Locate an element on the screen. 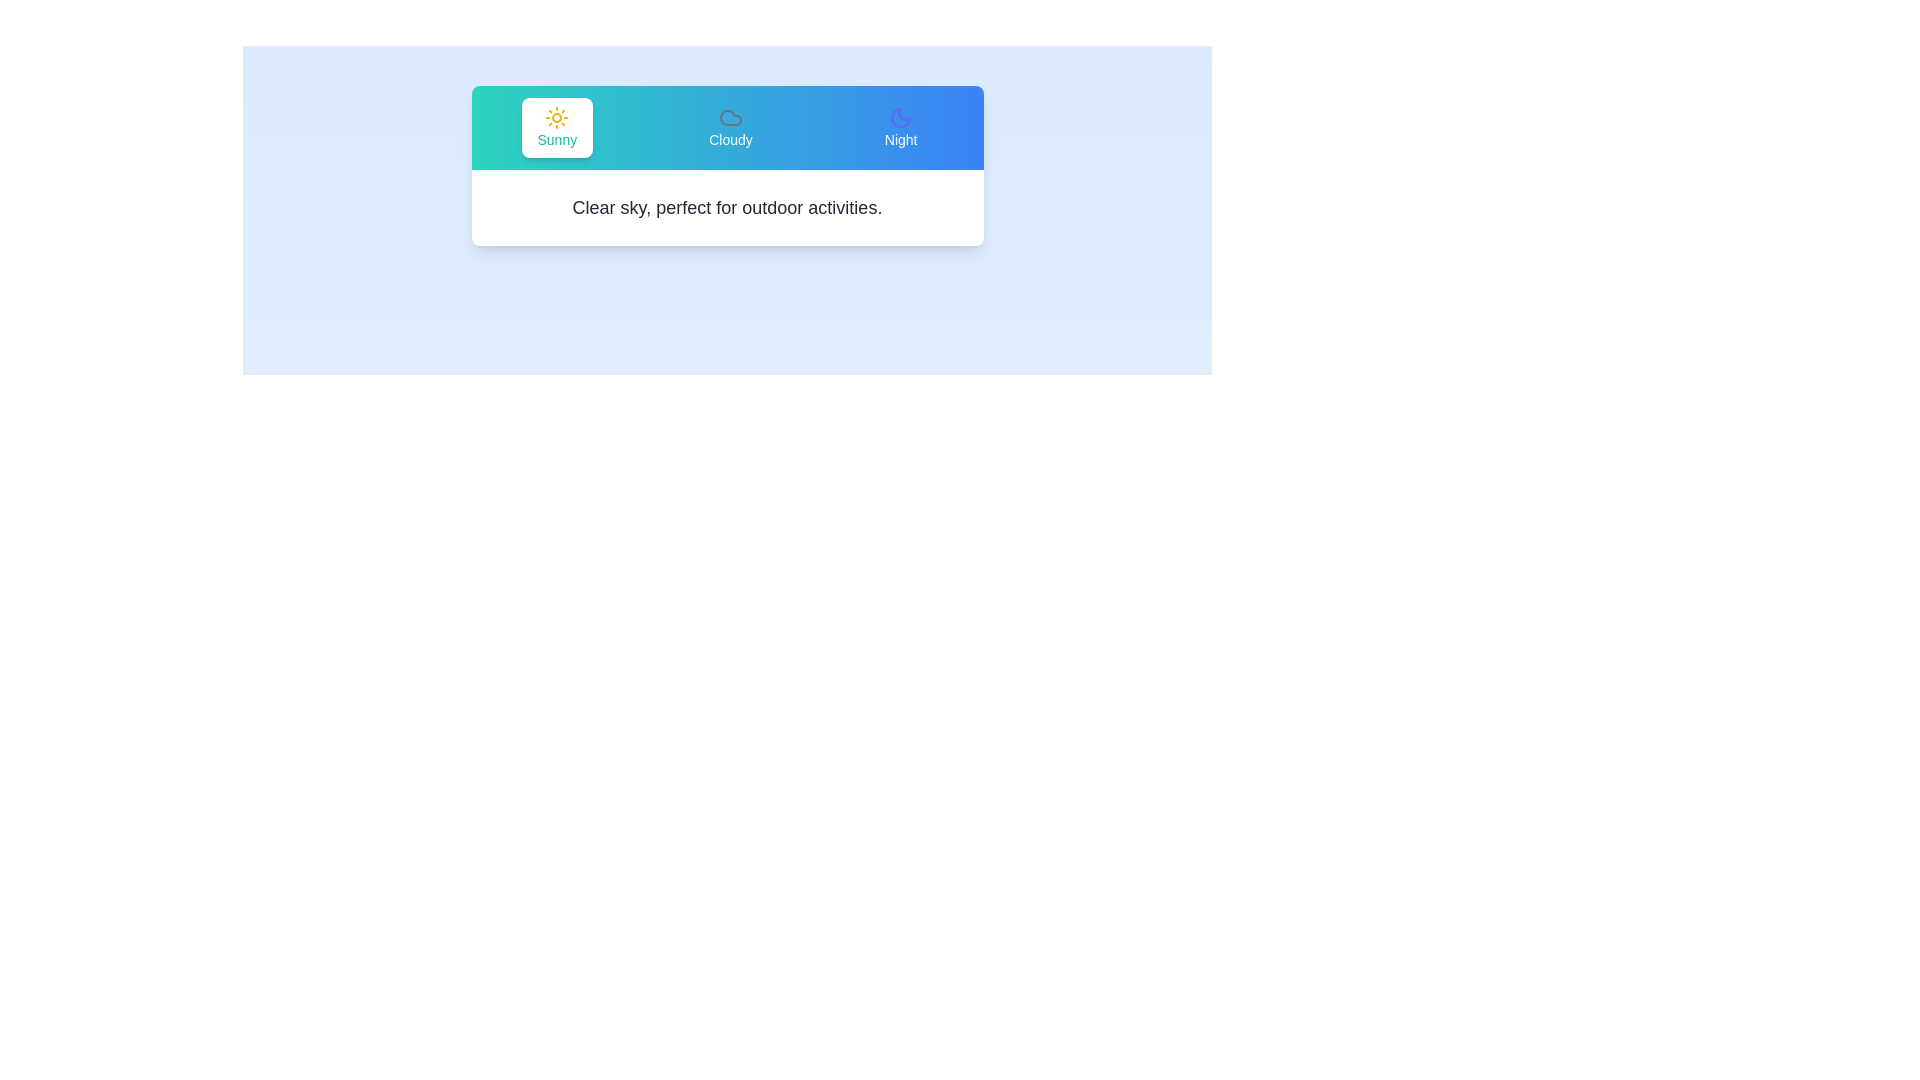 Image resolution: width=1920 pixels, height=1080 pixels. the tab header area by clicking on its center is located at coordinates (726, 127).